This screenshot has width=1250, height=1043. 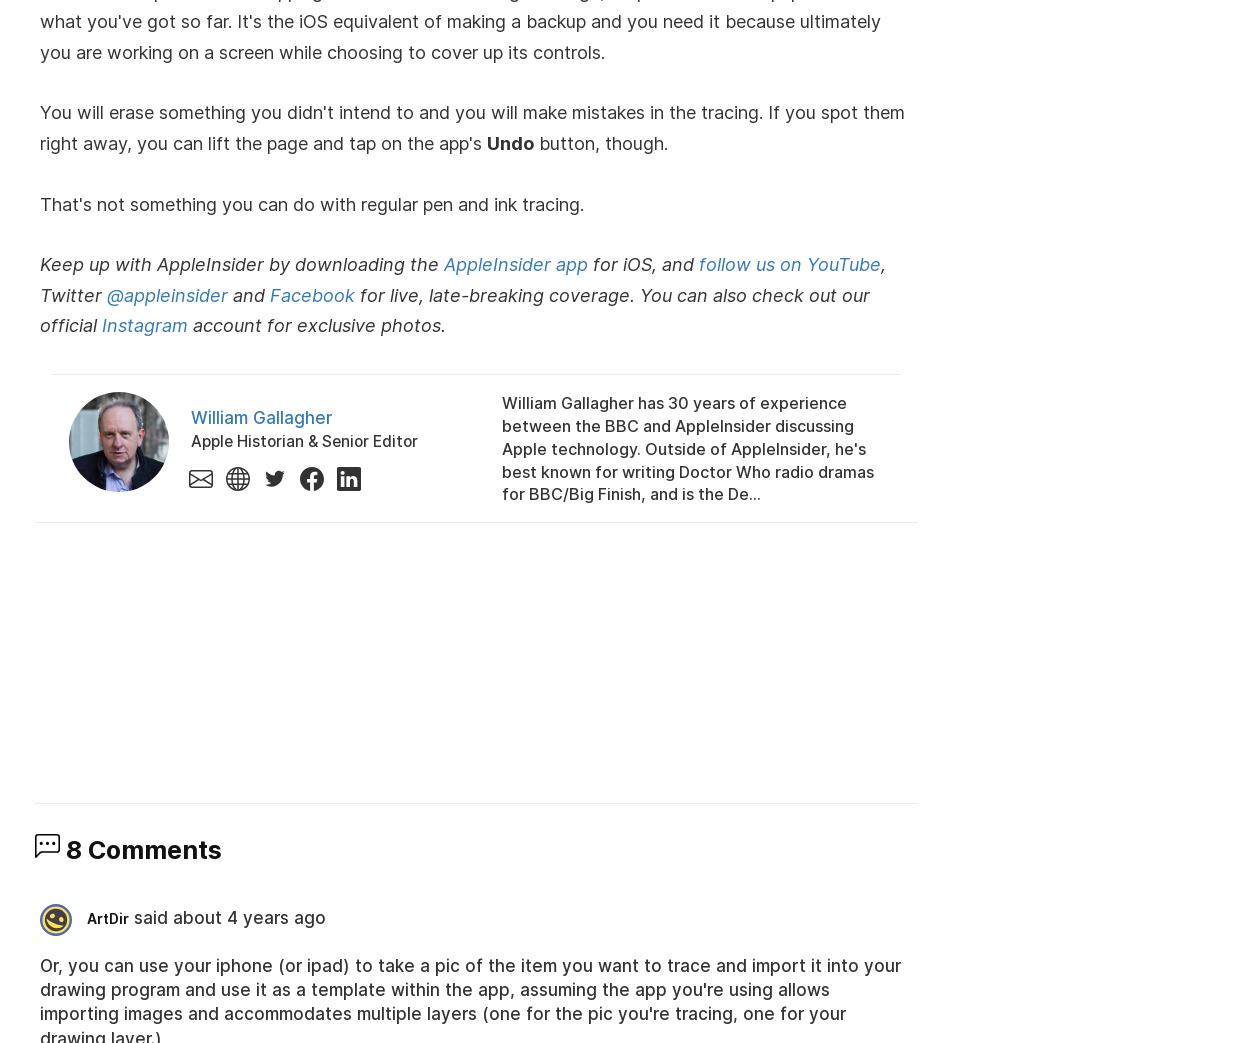 I want to click on 'for live, late-breaking coverage. You can also check out our official', so click(x=454, y=308).